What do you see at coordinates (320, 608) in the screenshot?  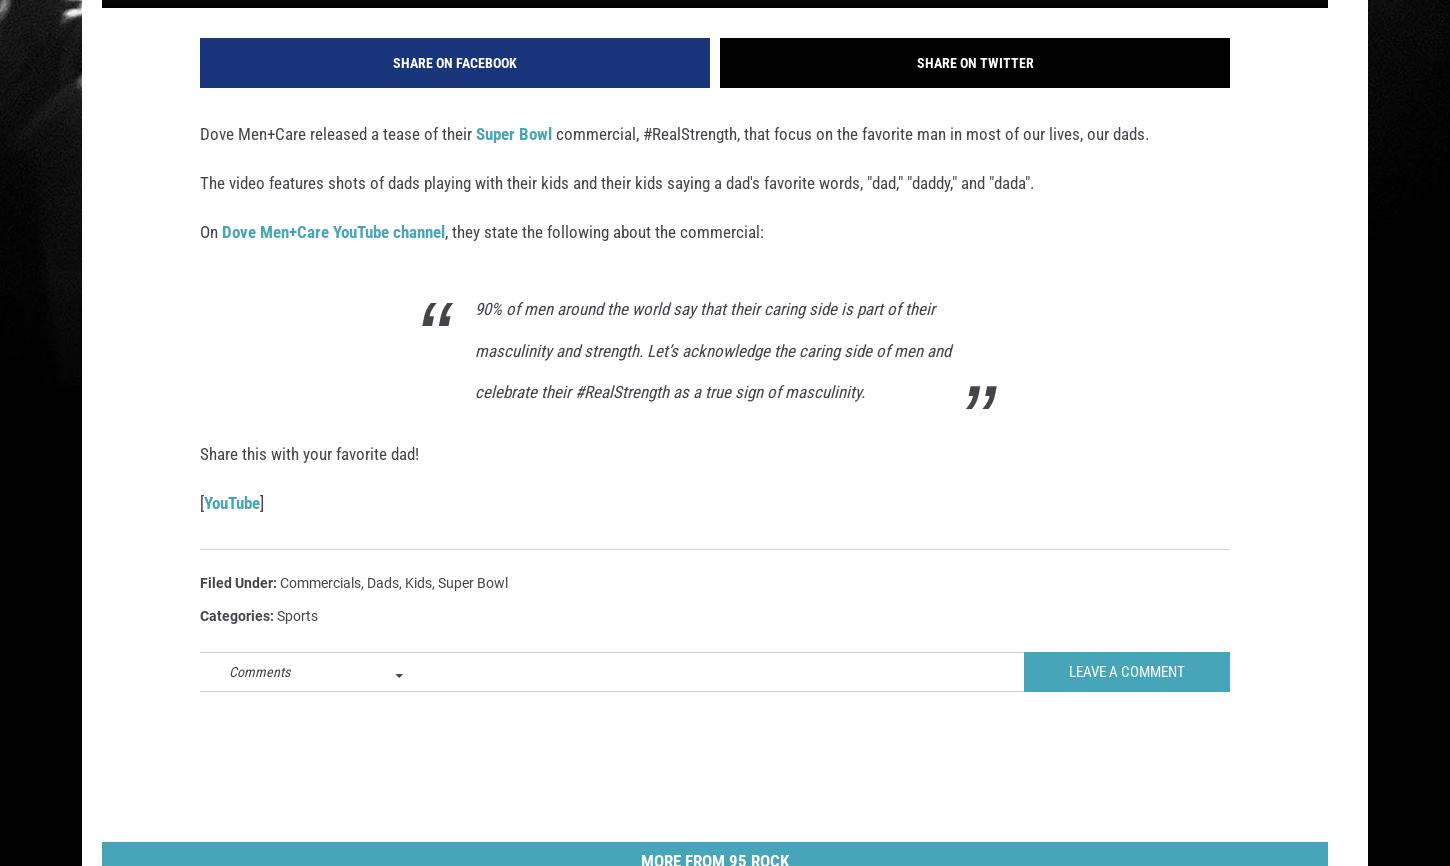 I see `'Commercials'` at bounding box center [320, 608].